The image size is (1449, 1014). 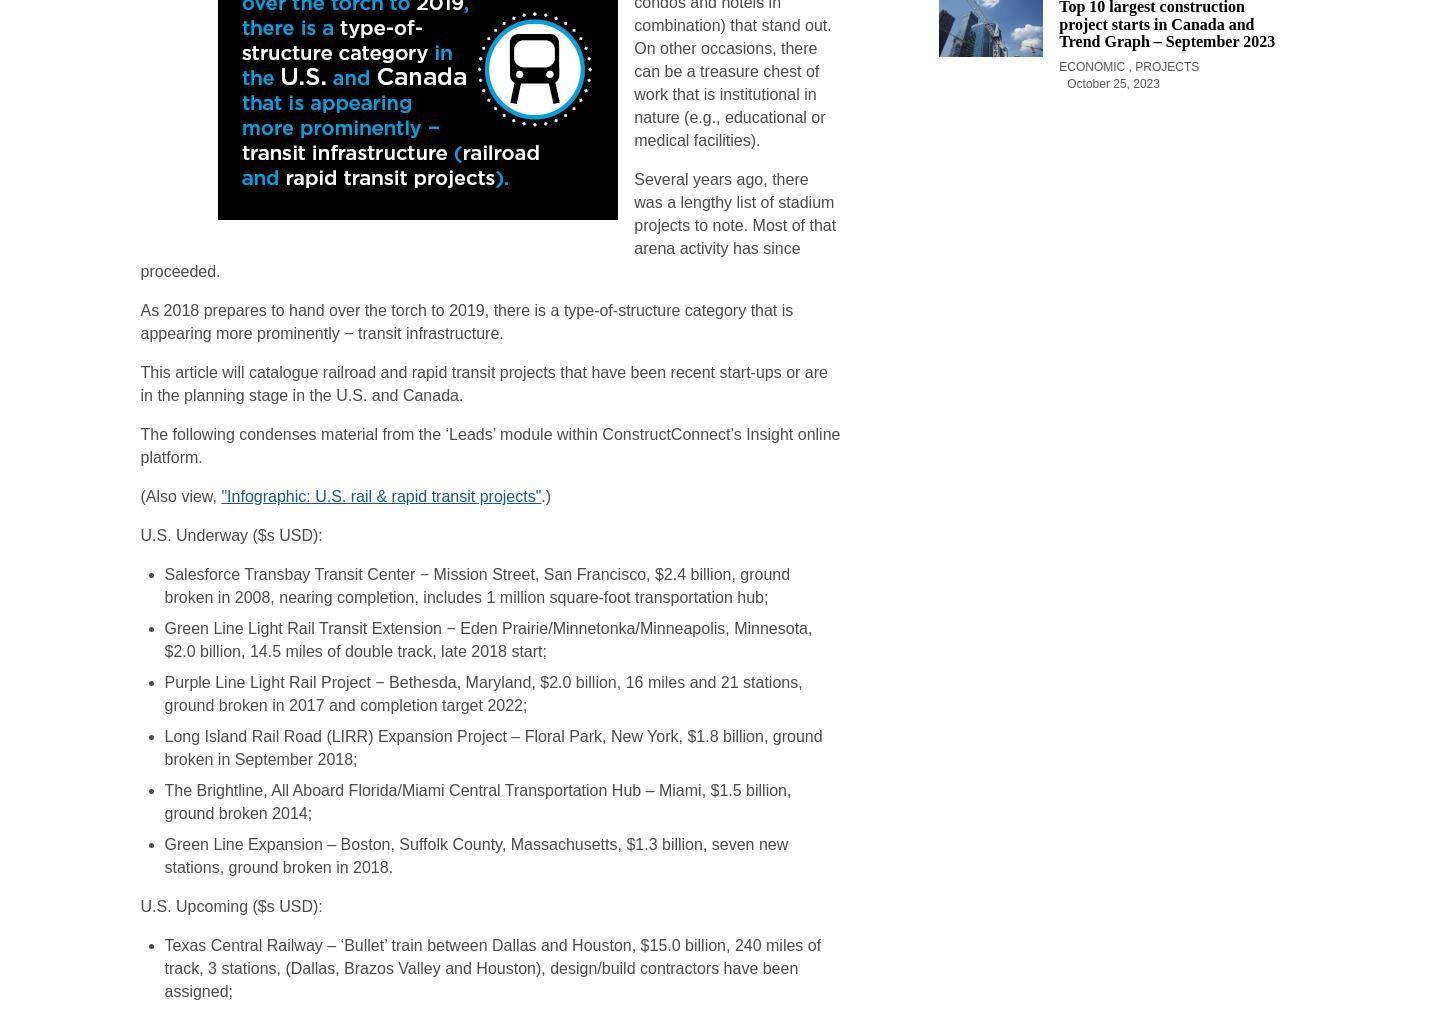 I want to click on 'Economic', so click(x=1093, y=66).